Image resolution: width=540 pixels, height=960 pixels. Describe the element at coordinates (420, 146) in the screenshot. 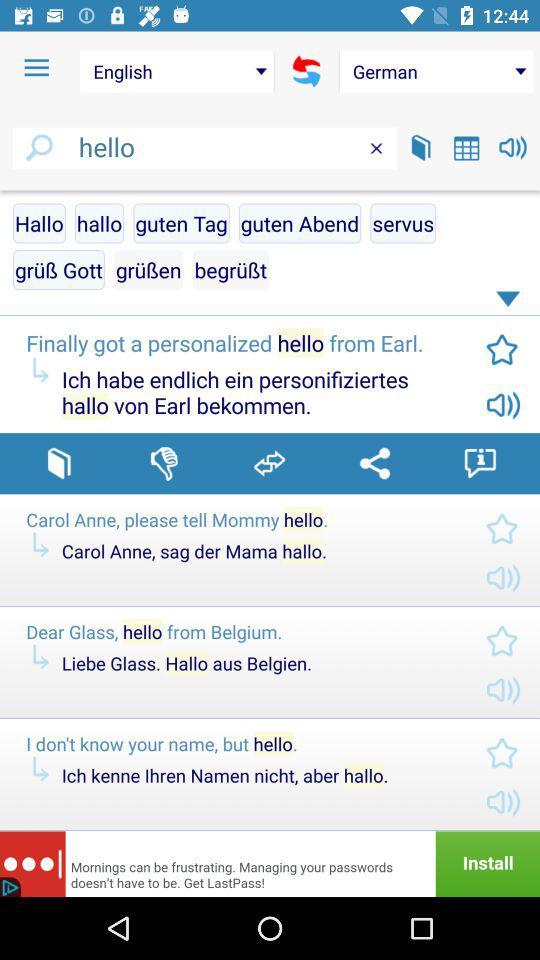

I see `the book icon` at that location.